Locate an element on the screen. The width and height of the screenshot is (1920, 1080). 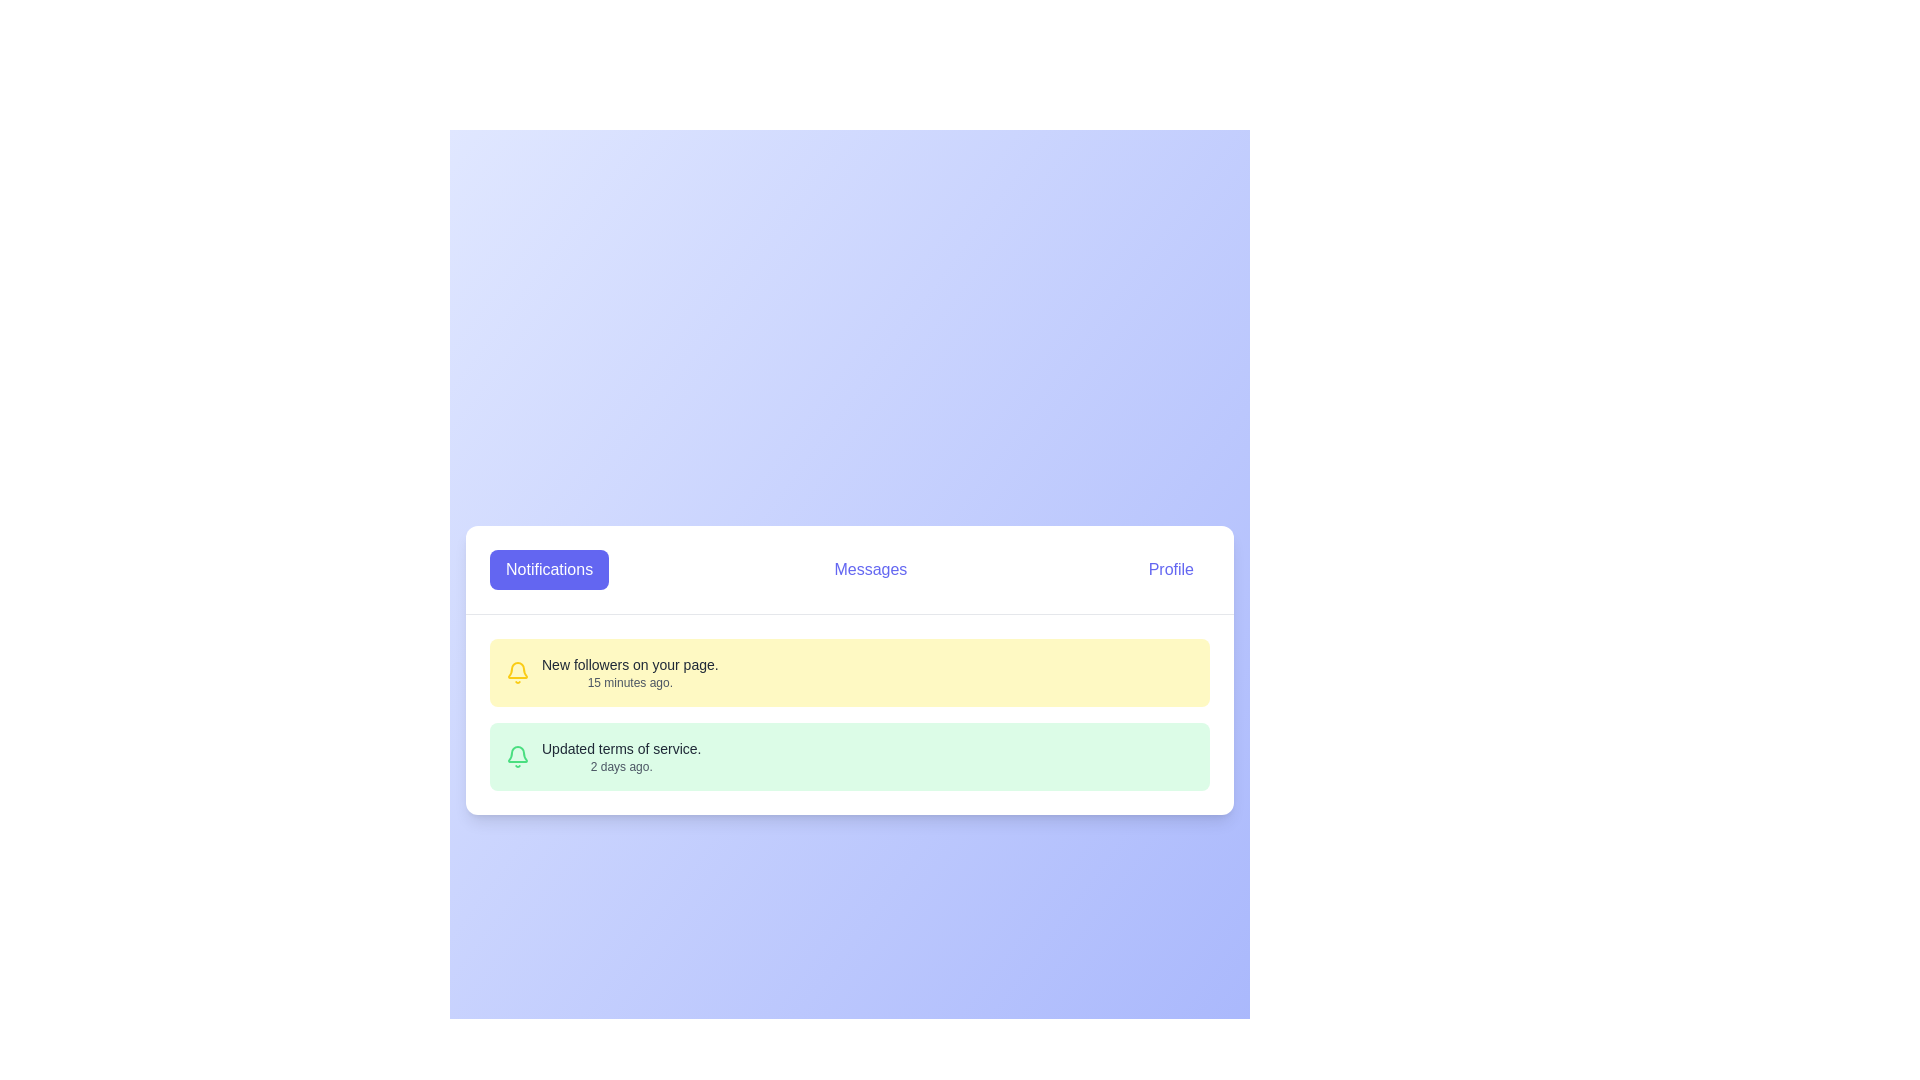
the right-aligned button in the navigation bar that serves as a link to the profile page is located at coordinates (1171, 569).